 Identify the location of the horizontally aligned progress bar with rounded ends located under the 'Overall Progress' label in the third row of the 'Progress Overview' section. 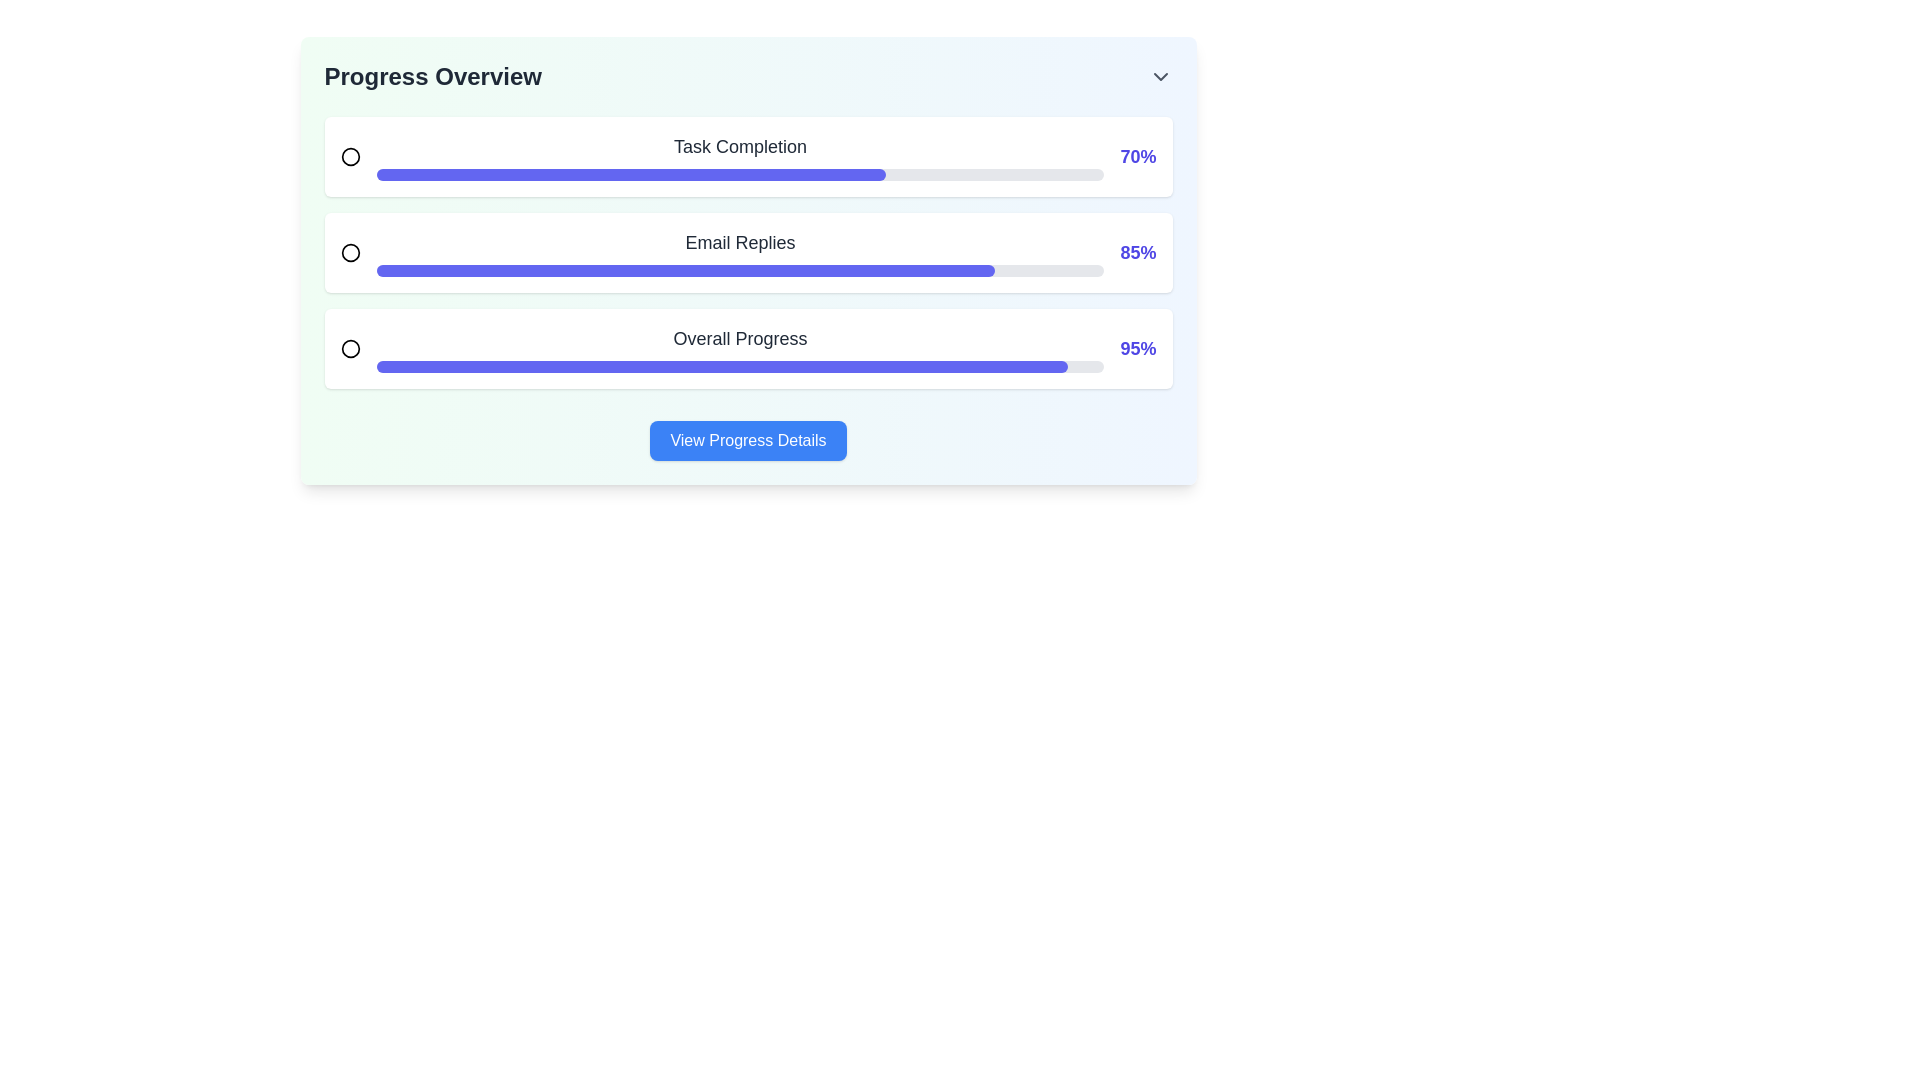
(739, 366).